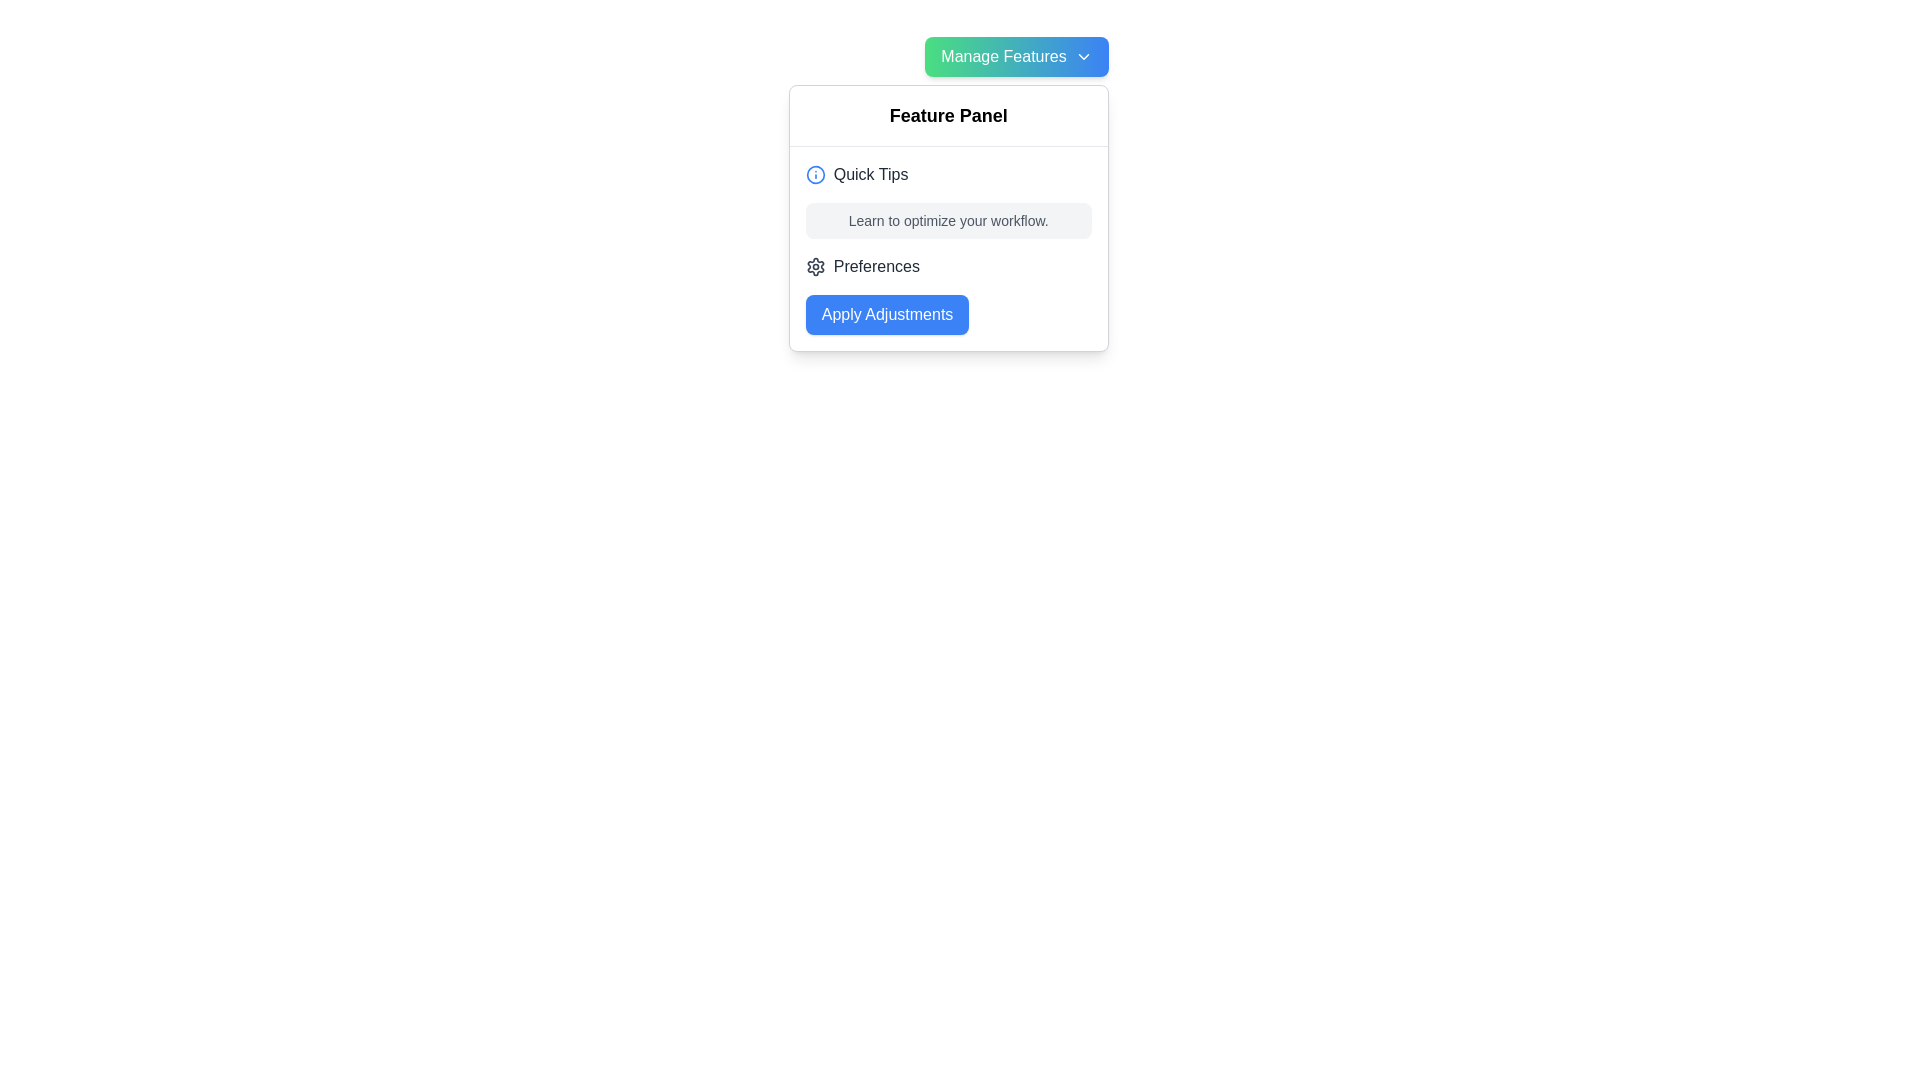 This screenshot has height=1080, width=1920. What do you see at coordinates (876, 265) in the screenshot?
I see `the Text Label that indicates user preferences settings, located within the 'Feature Panel' below 'Quick Tips', adjacent to a gear icon` at bounding box center [876, 265].